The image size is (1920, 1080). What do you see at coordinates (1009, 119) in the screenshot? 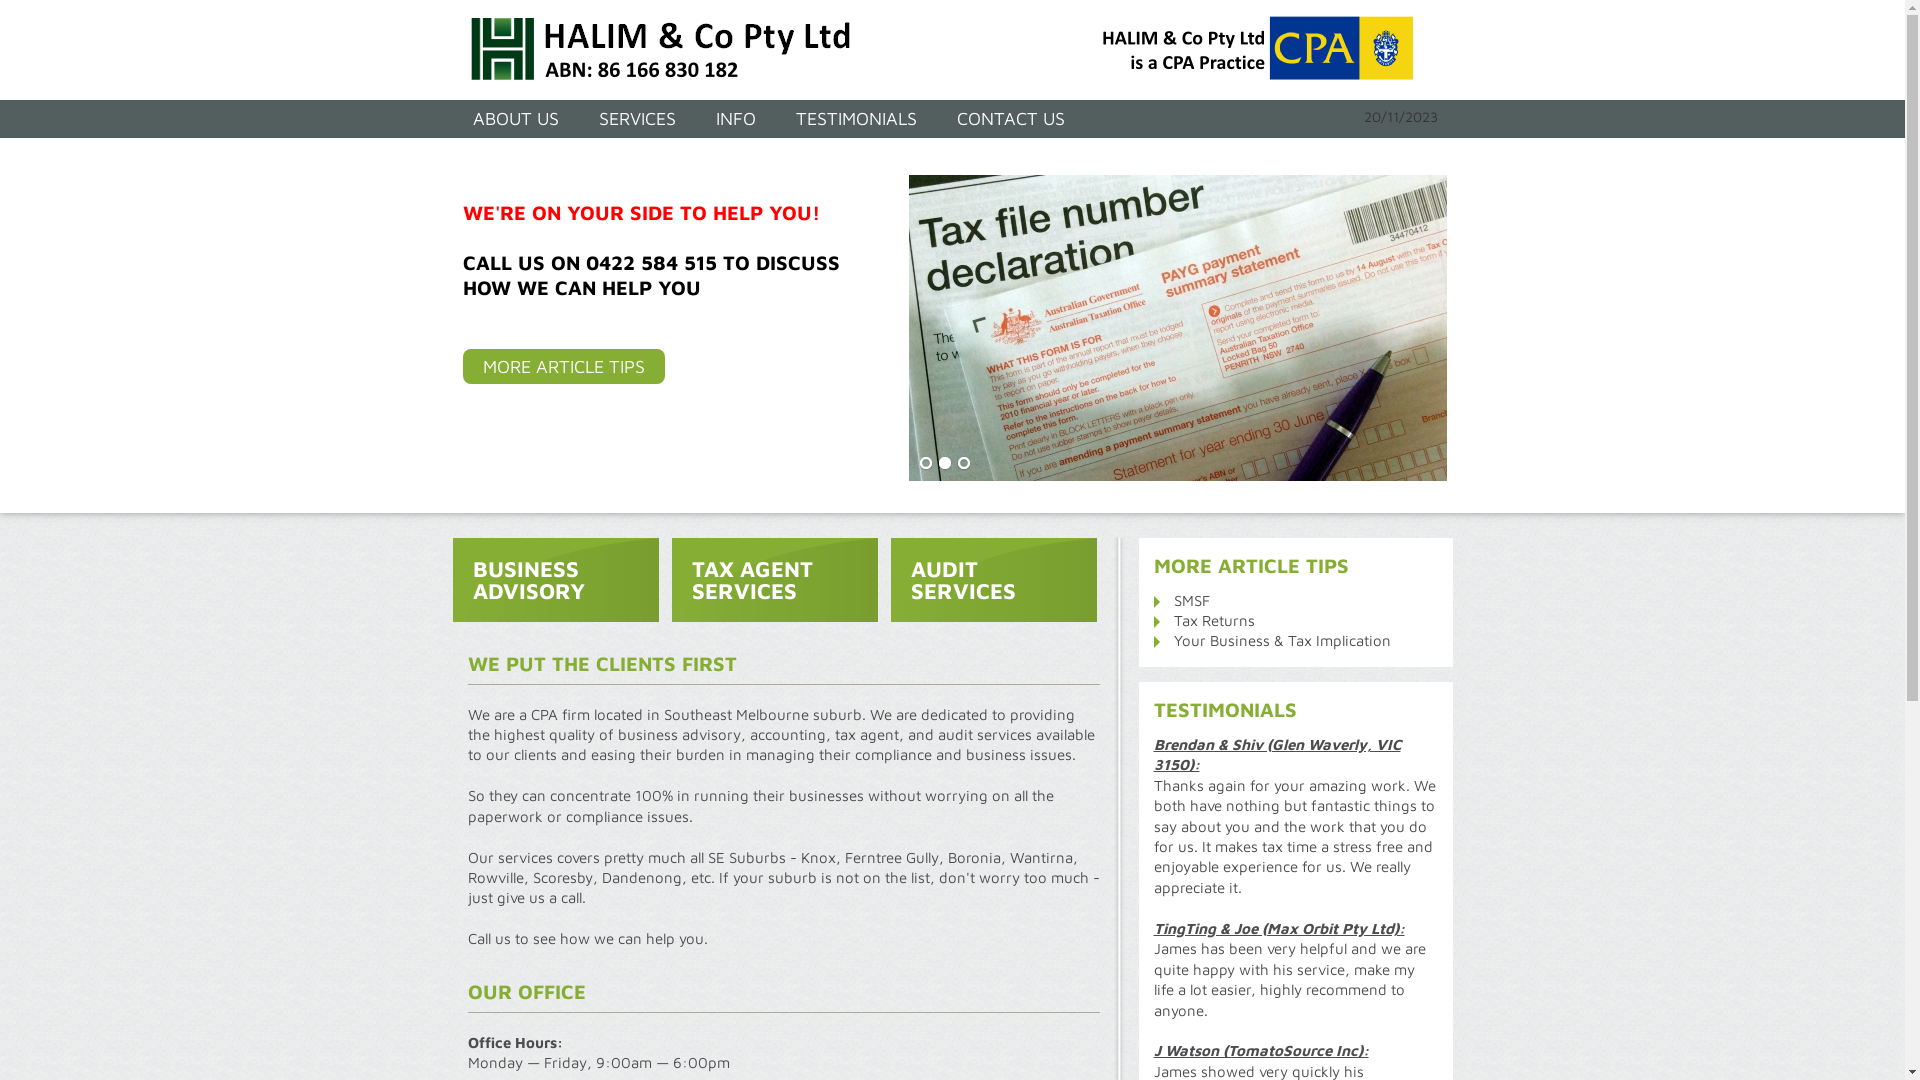
I see `'CONTACT US'` at bounding box center [1009, 119].